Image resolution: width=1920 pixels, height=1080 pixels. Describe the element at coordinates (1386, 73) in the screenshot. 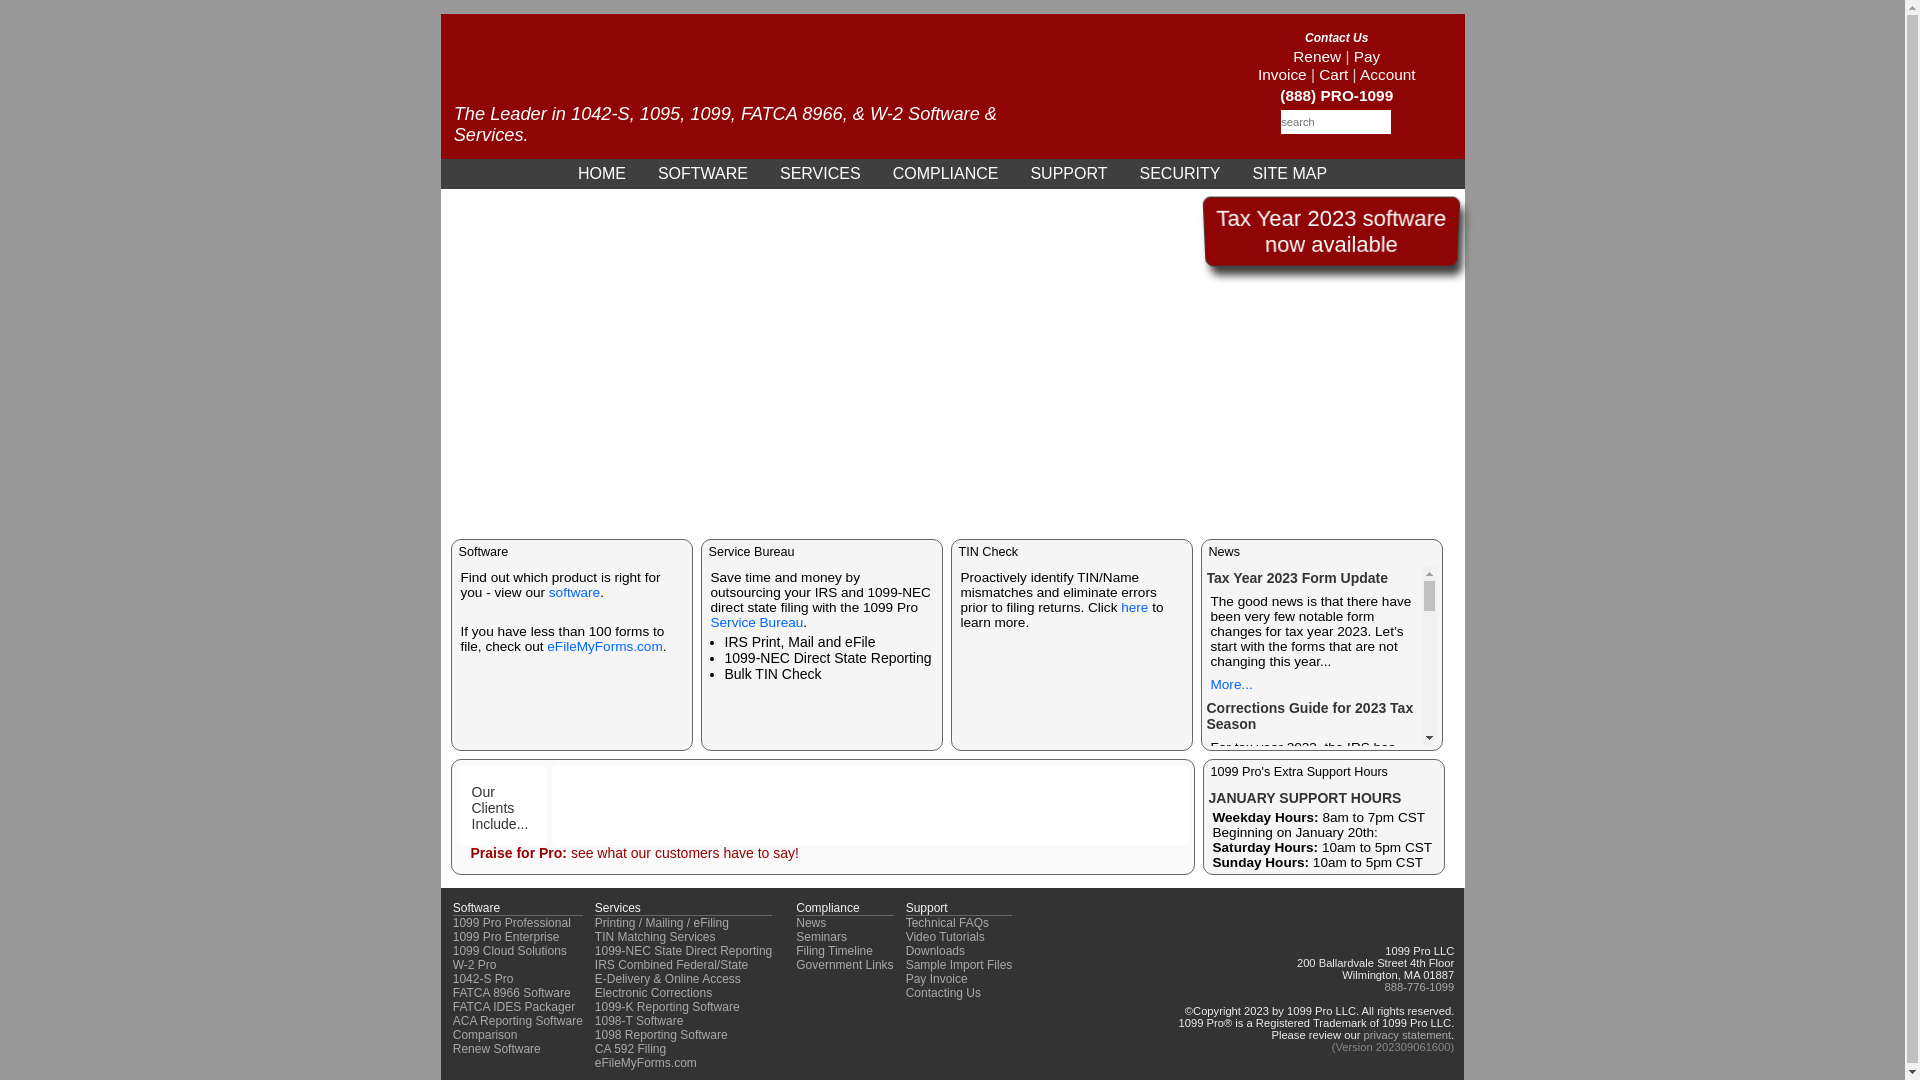

I see `'Account'` at that location.